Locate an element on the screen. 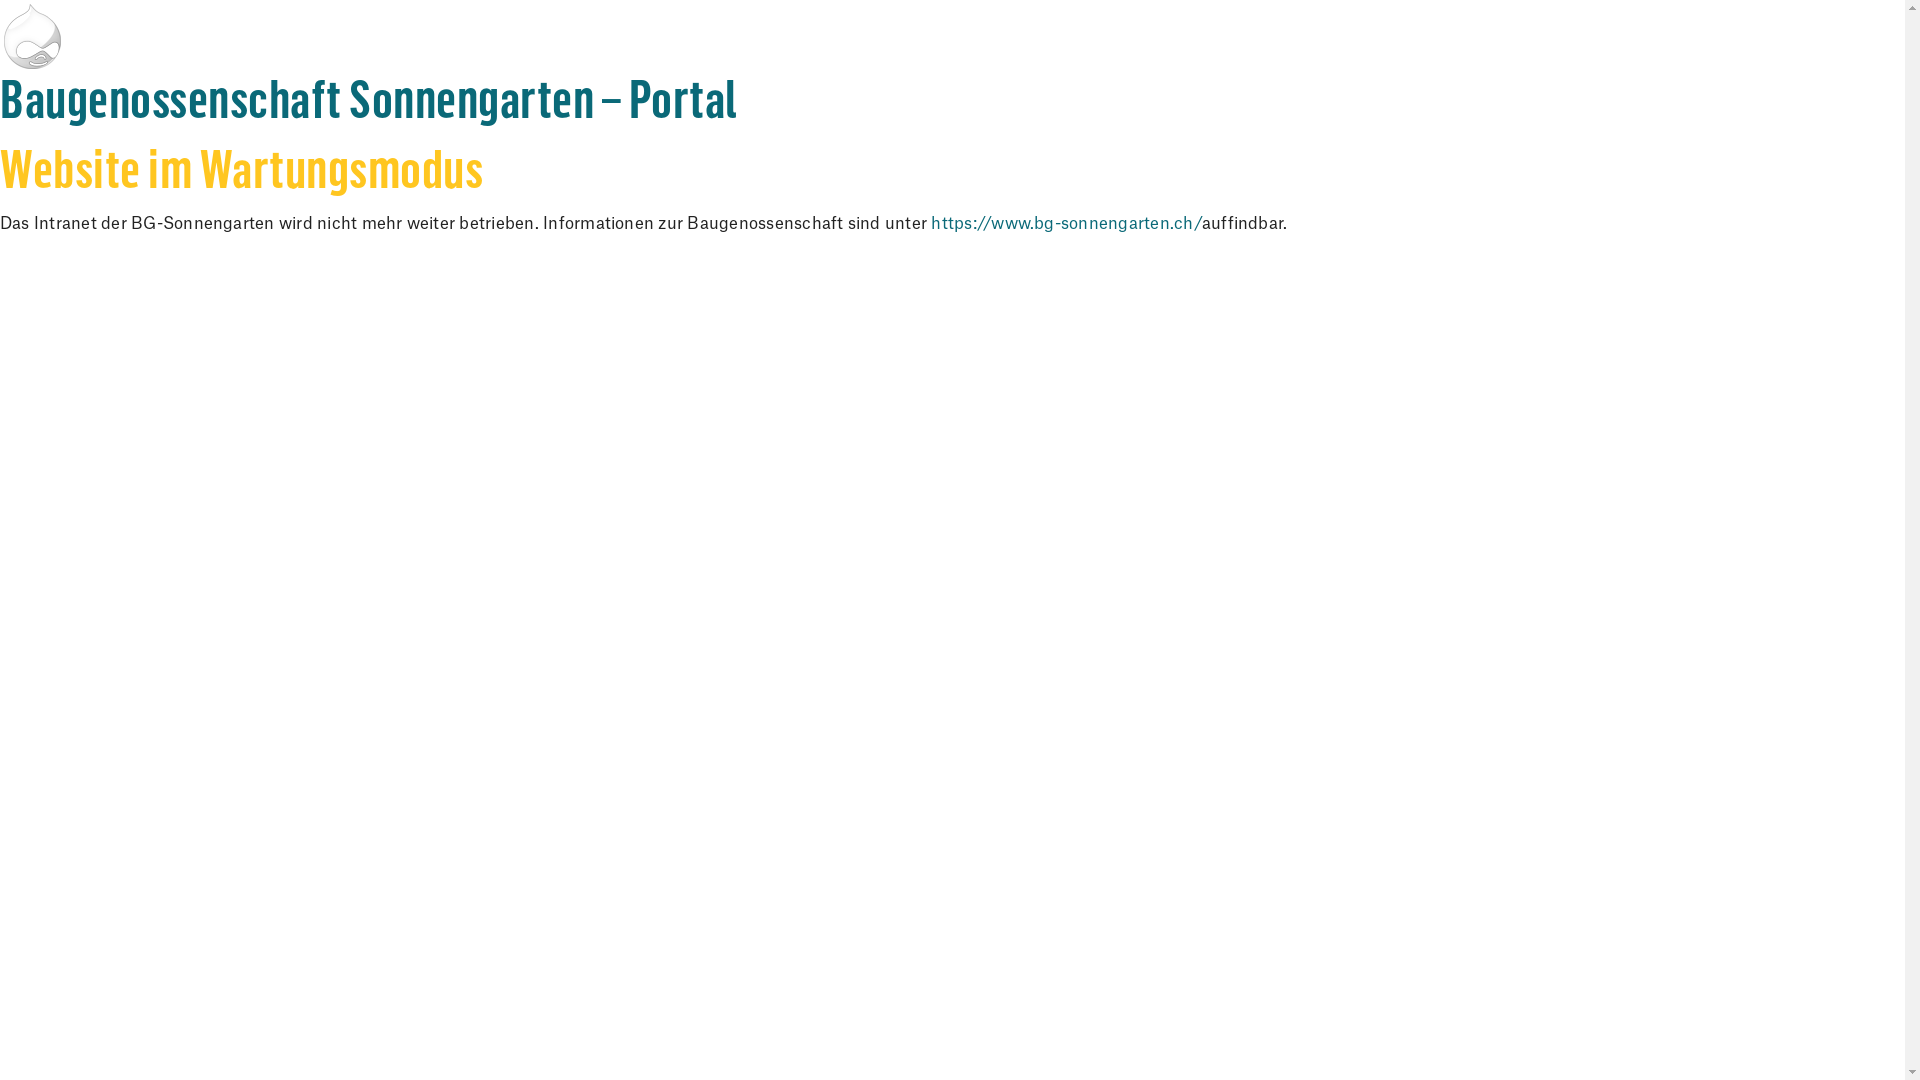 The width and height of the screenshot is (1920, 1080). 'https://www.bg-sonnengarten.ch/' is located at coordinates (1064, 223).